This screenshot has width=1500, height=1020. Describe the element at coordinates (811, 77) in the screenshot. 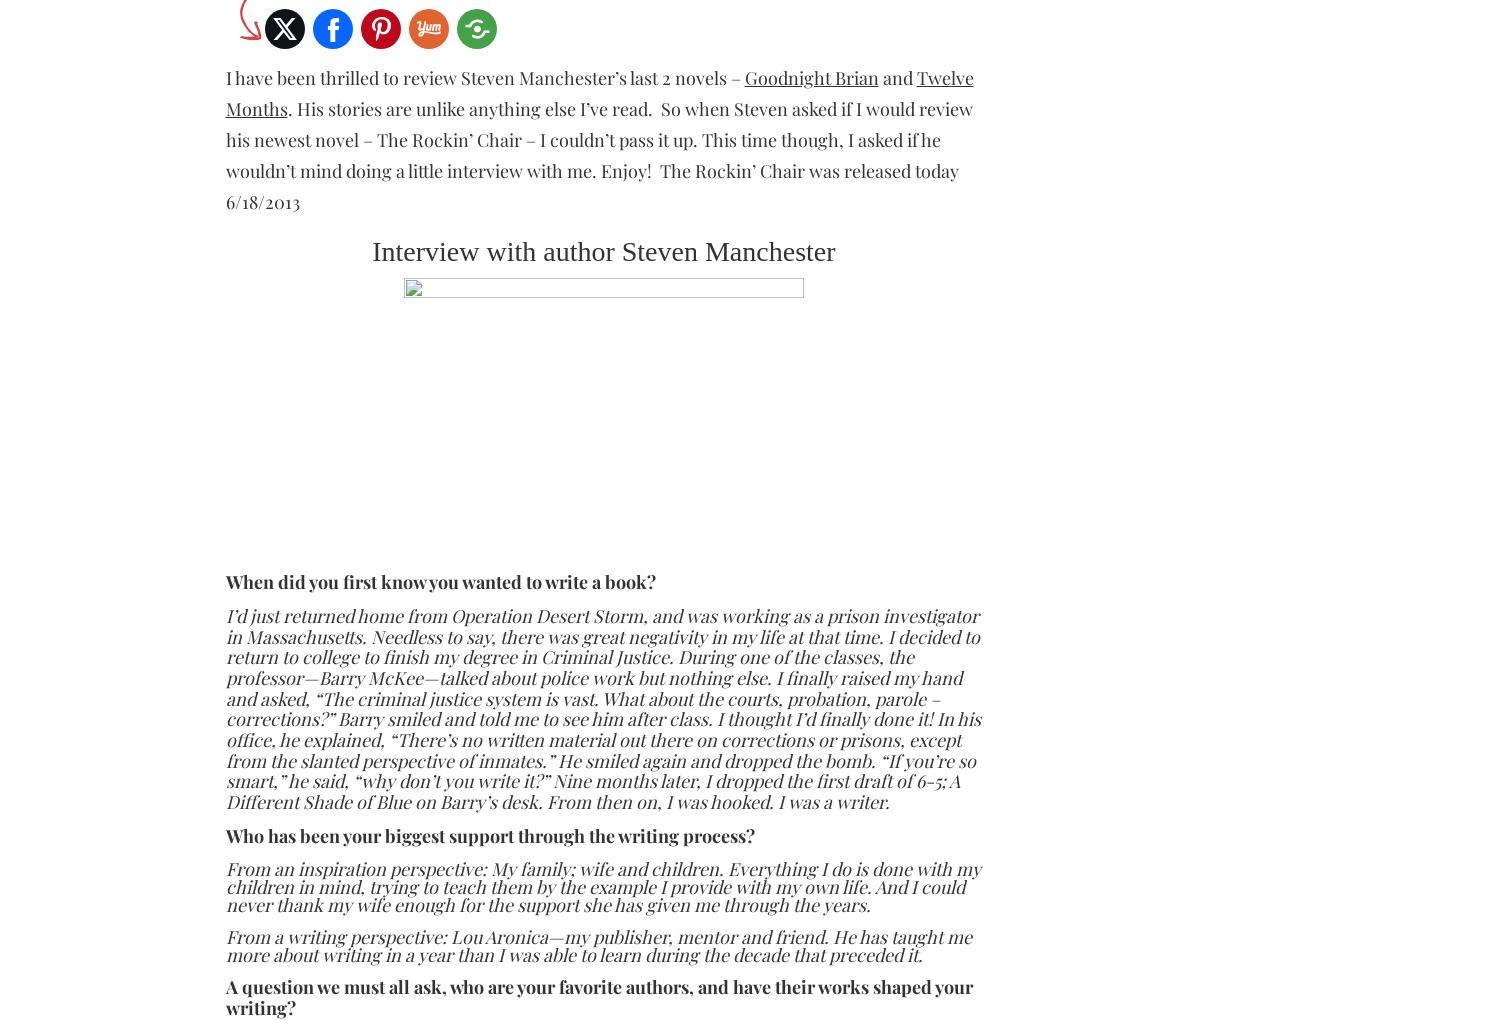

I see `'Goodnight Brian'` at that location.